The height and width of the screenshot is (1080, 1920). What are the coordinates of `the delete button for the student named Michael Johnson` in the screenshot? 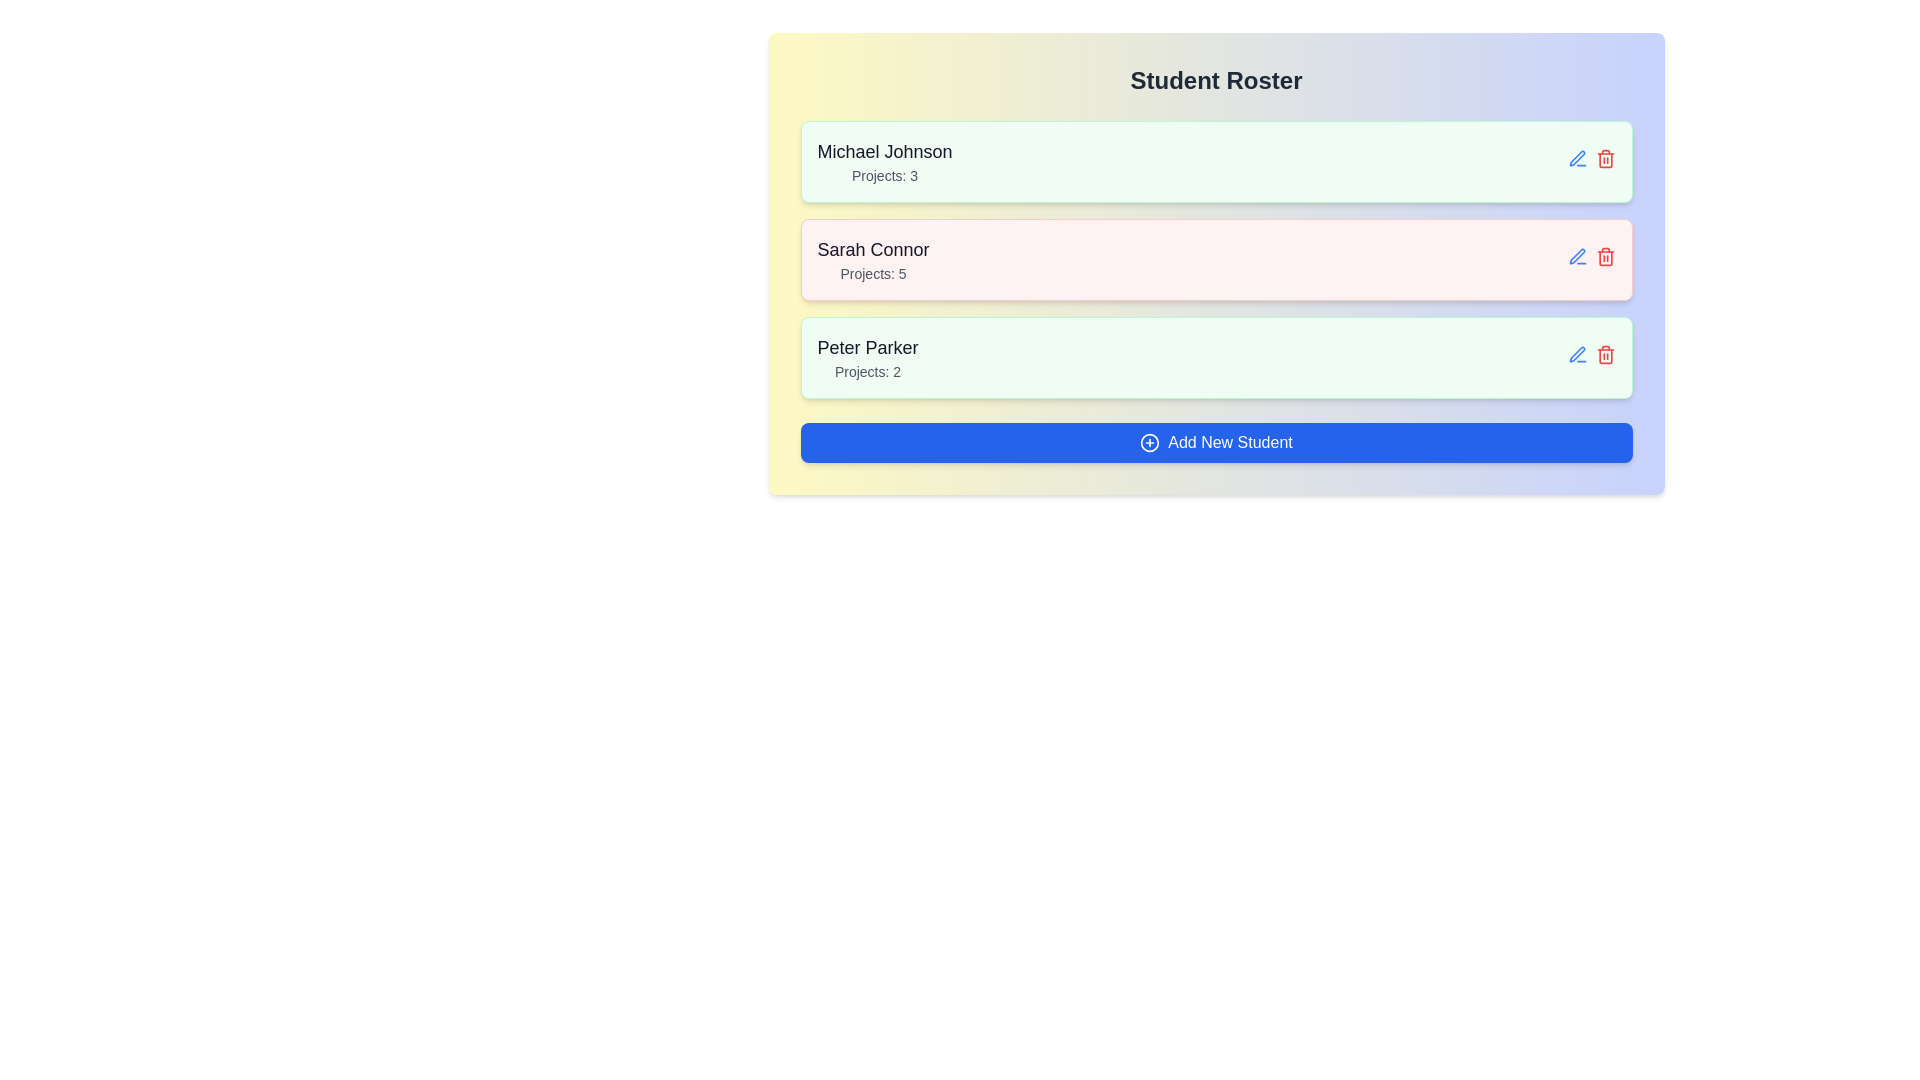 It's located at (1605, 157).